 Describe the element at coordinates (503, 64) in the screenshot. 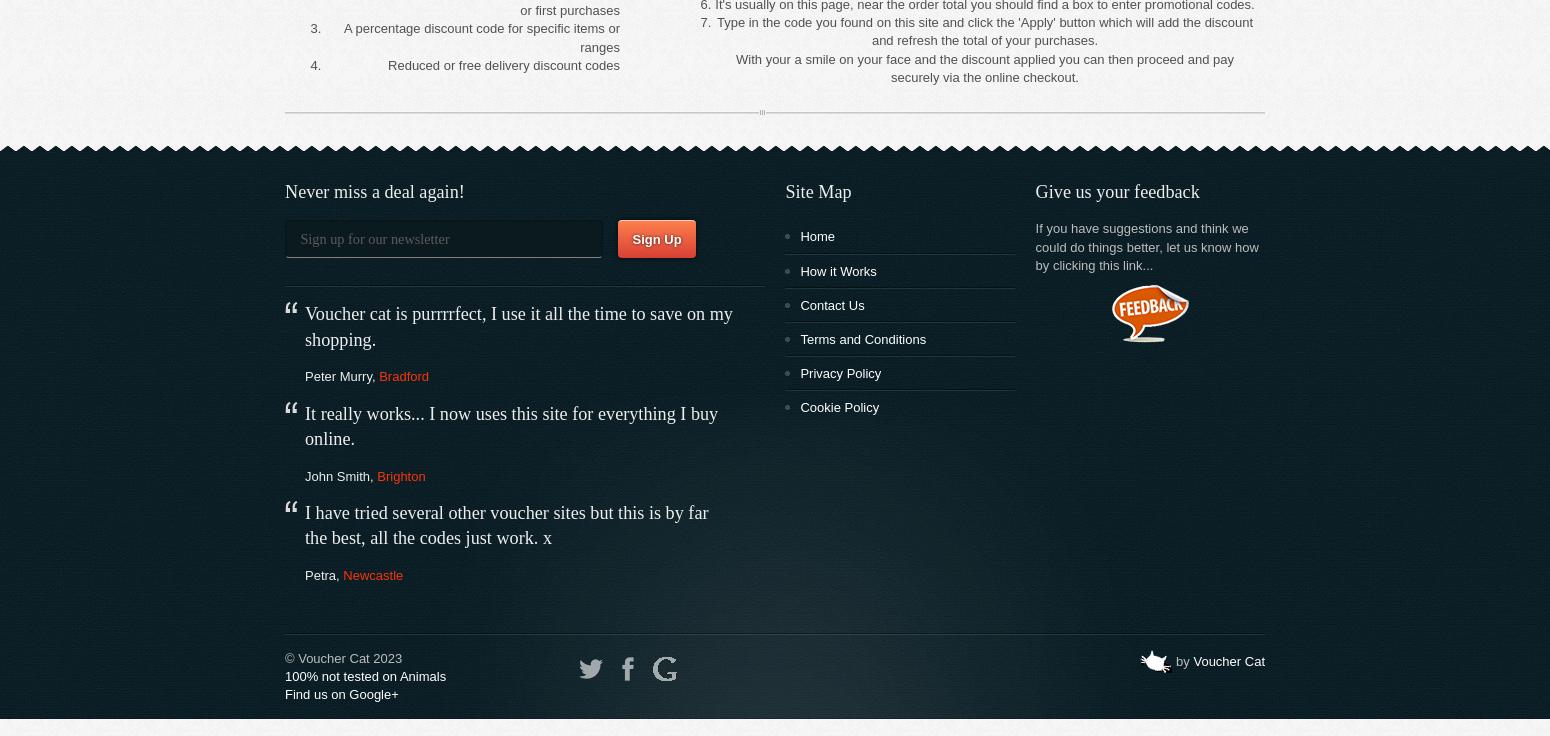

I see `'Reduced or free delivery discount codes'` at that location.